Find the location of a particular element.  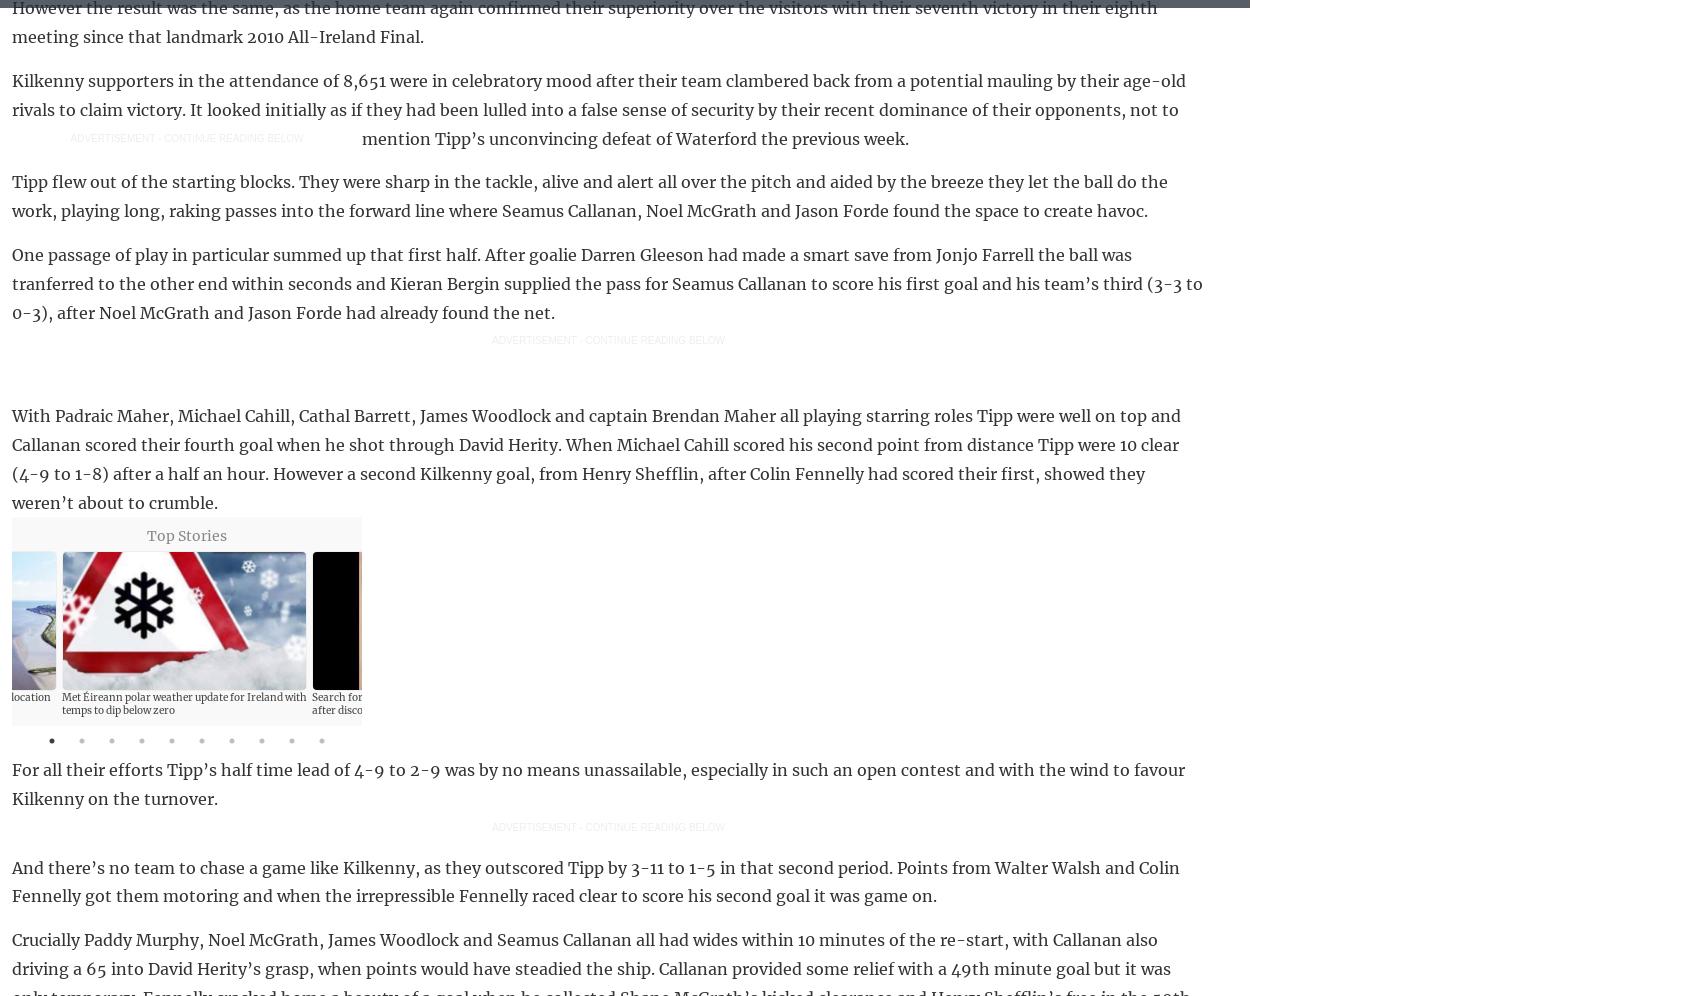

'For all their efforts Tipp’s half time lead of 4-9 to 2-9 was by no means unassailable, especially in such an open contest and with the wind to favour Kilkenny on the turnover.' is located at coordinates (597, 784).